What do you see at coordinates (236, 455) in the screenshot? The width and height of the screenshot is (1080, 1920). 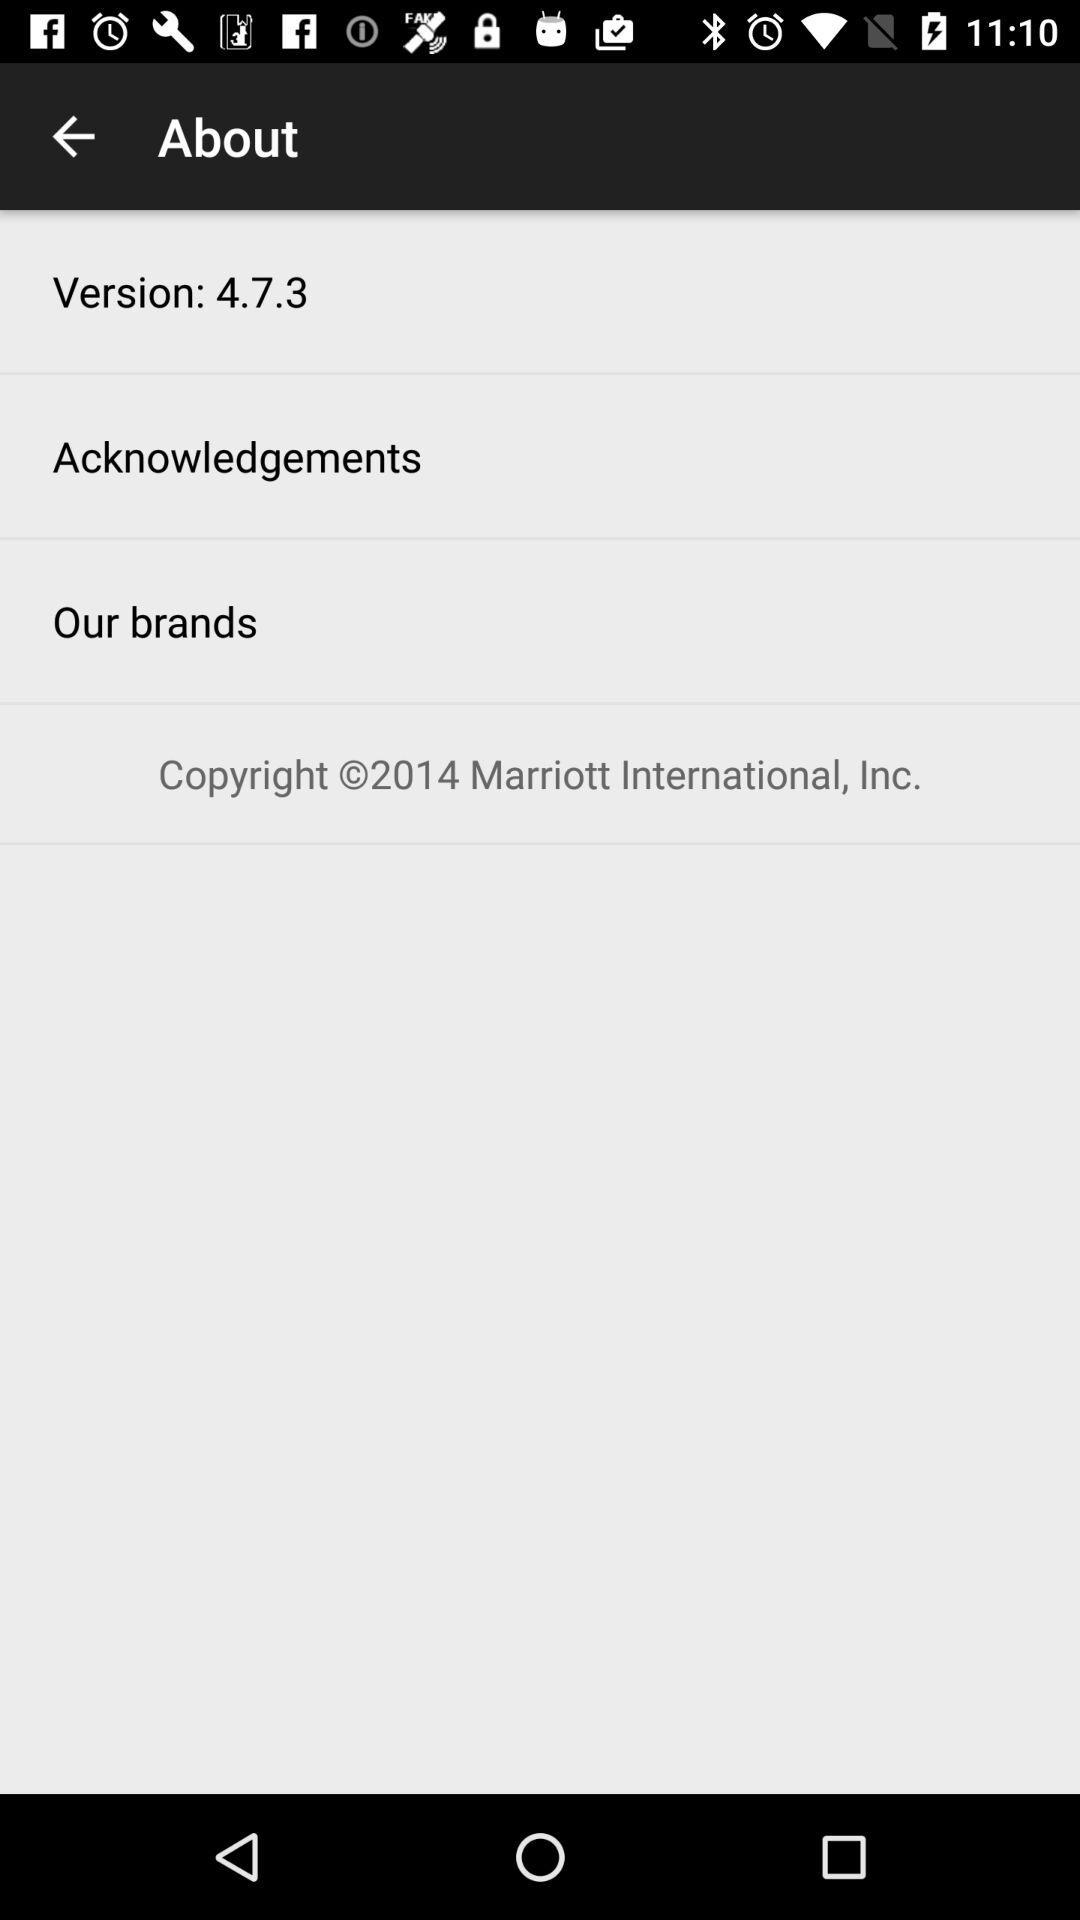 I see `icon above our brands` at bounding box center [236, 455].